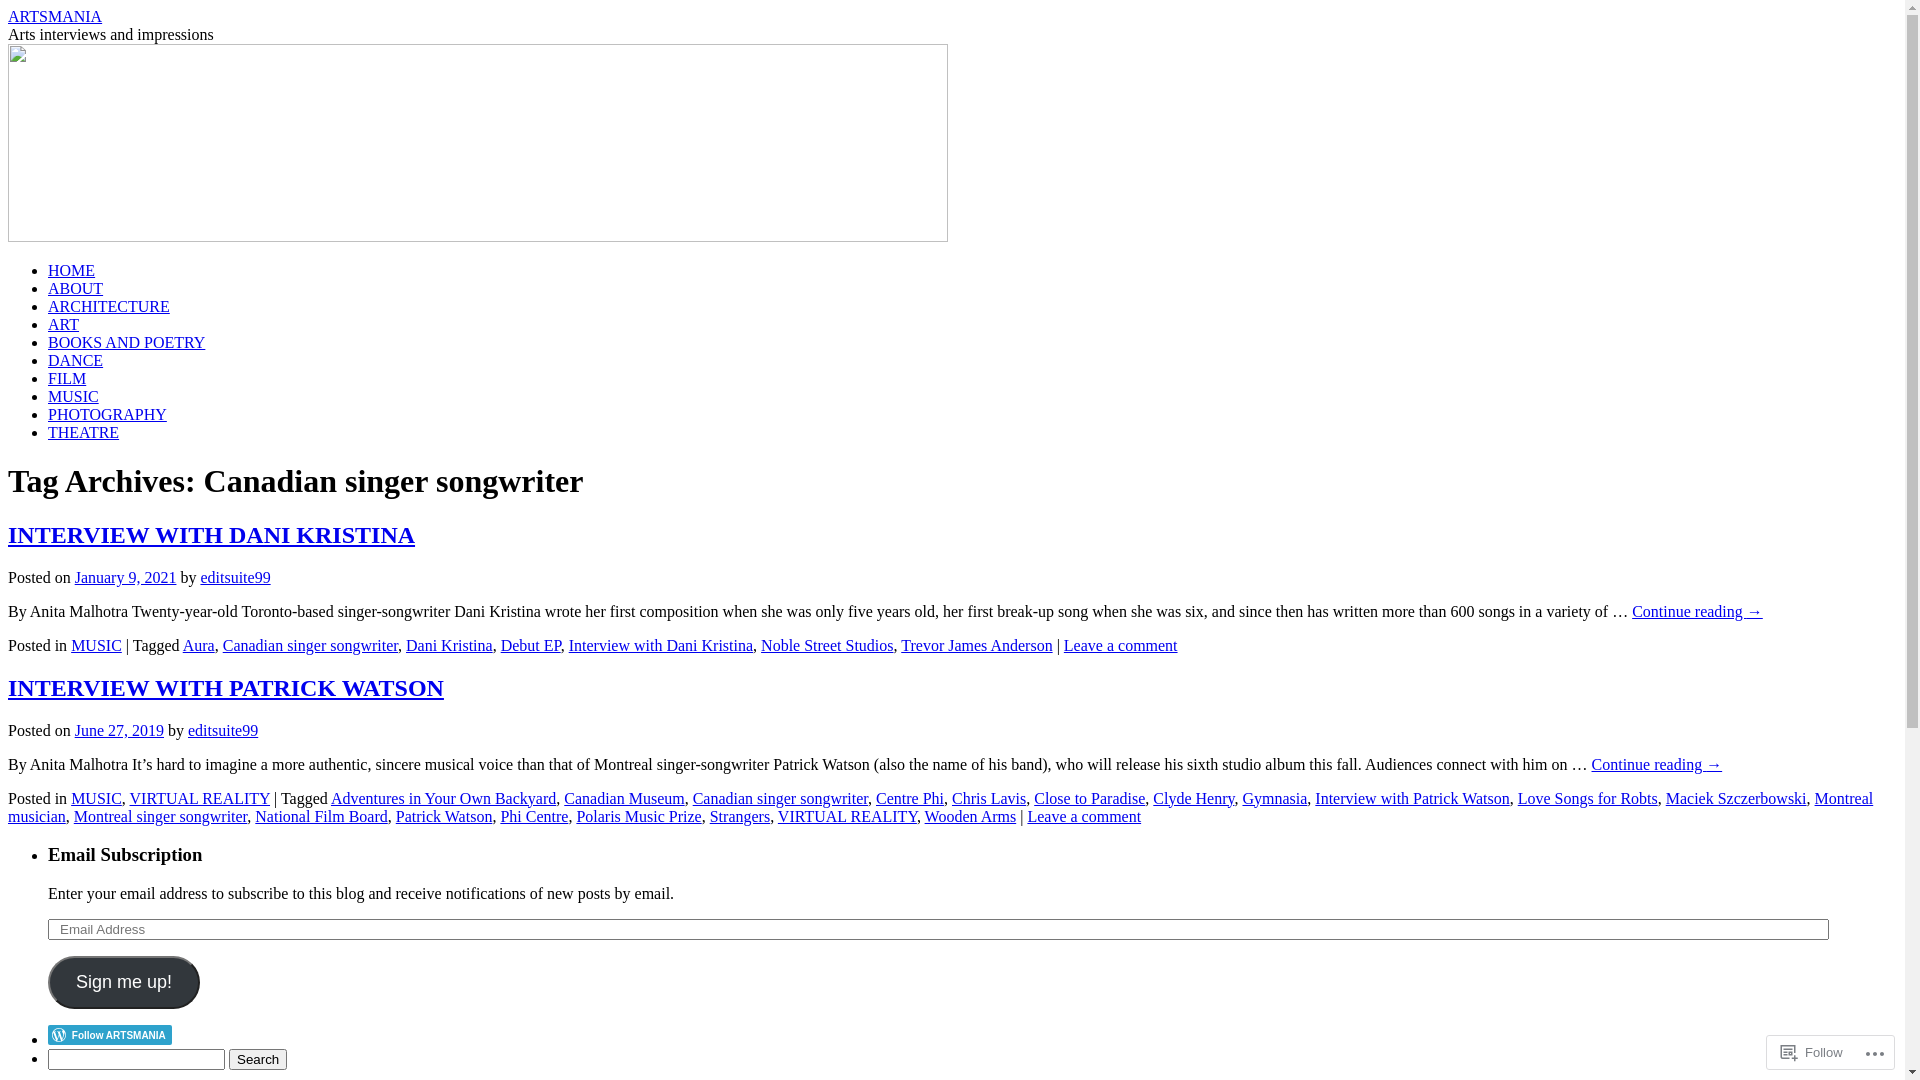 This screenshot has height=1080, width=1920. What do you see at coordinates (73, 816) in the screenshot?
I see `'Montreal singer songwriter'` at bounding box center [73, 816].